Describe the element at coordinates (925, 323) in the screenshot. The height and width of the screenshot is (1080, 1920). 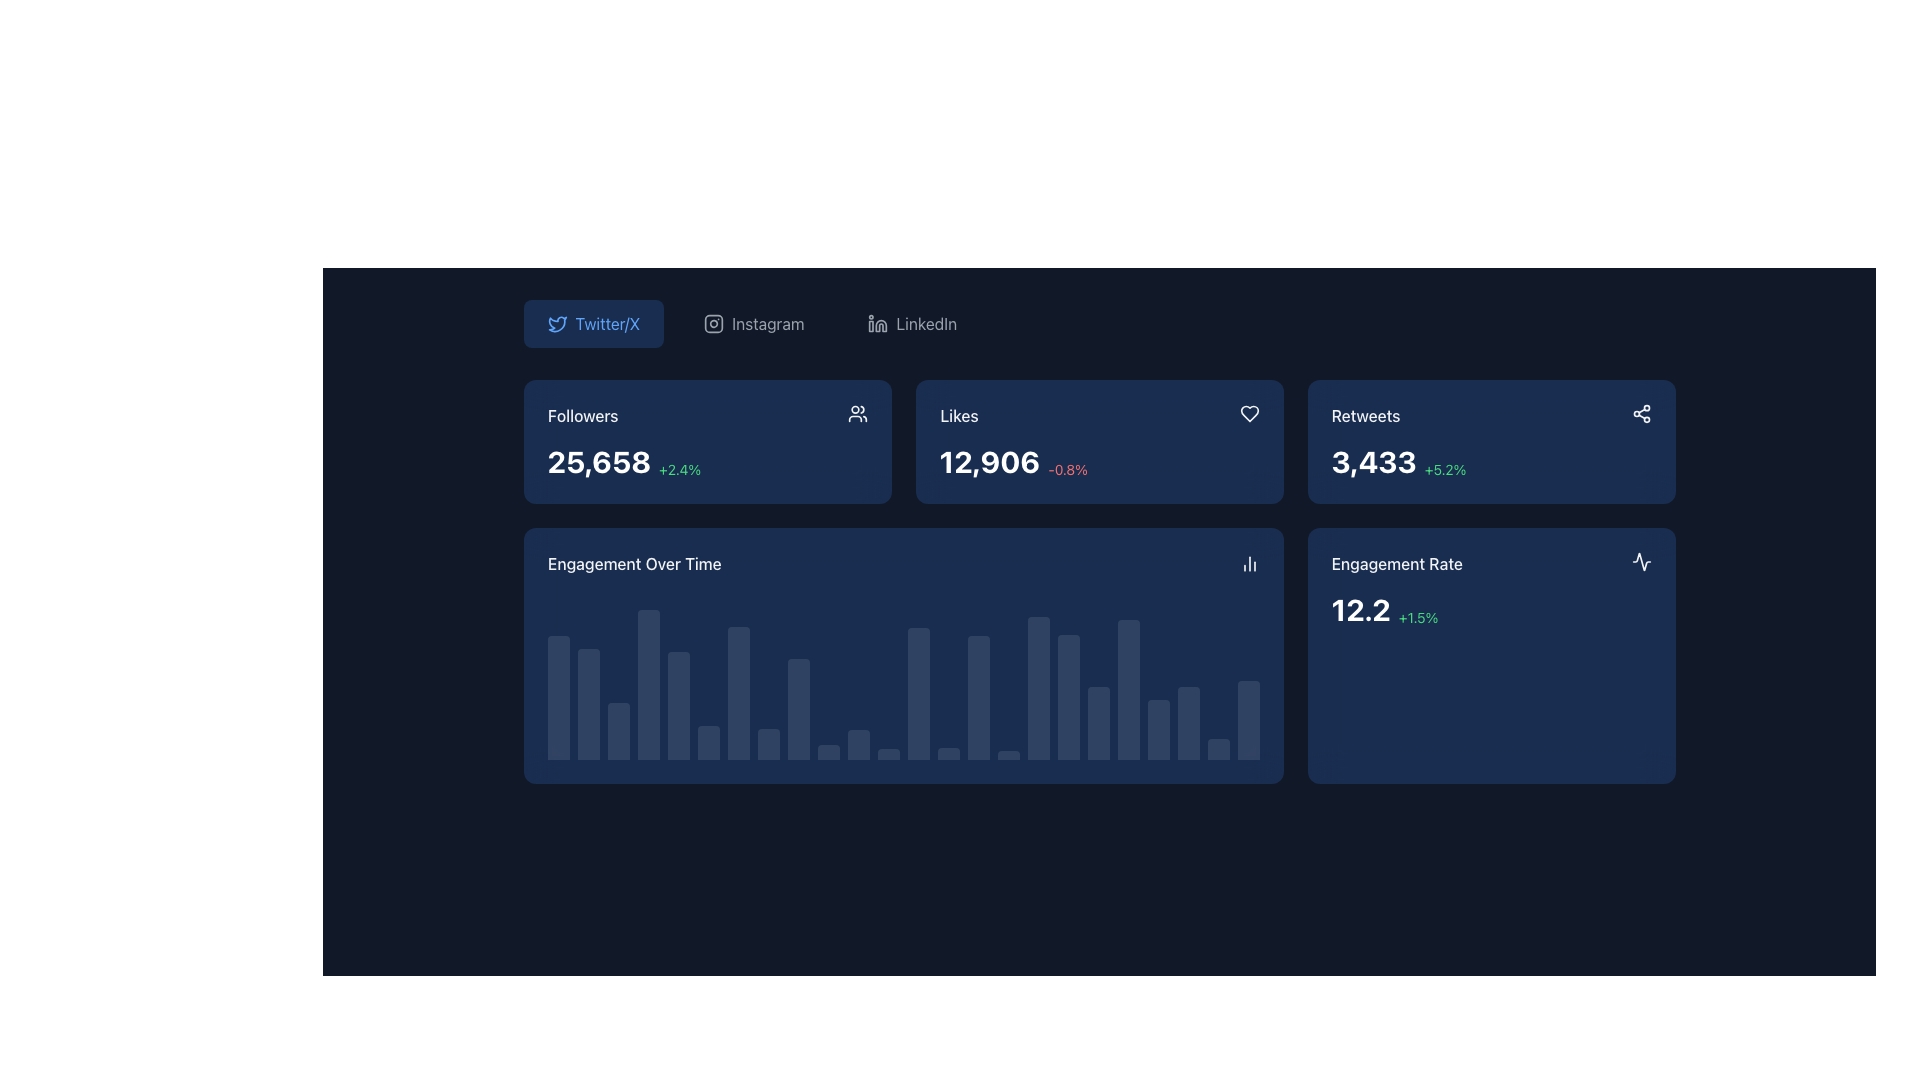
I see `the 'LinkedIn' text label in the horizontal navigation bar` at that location.